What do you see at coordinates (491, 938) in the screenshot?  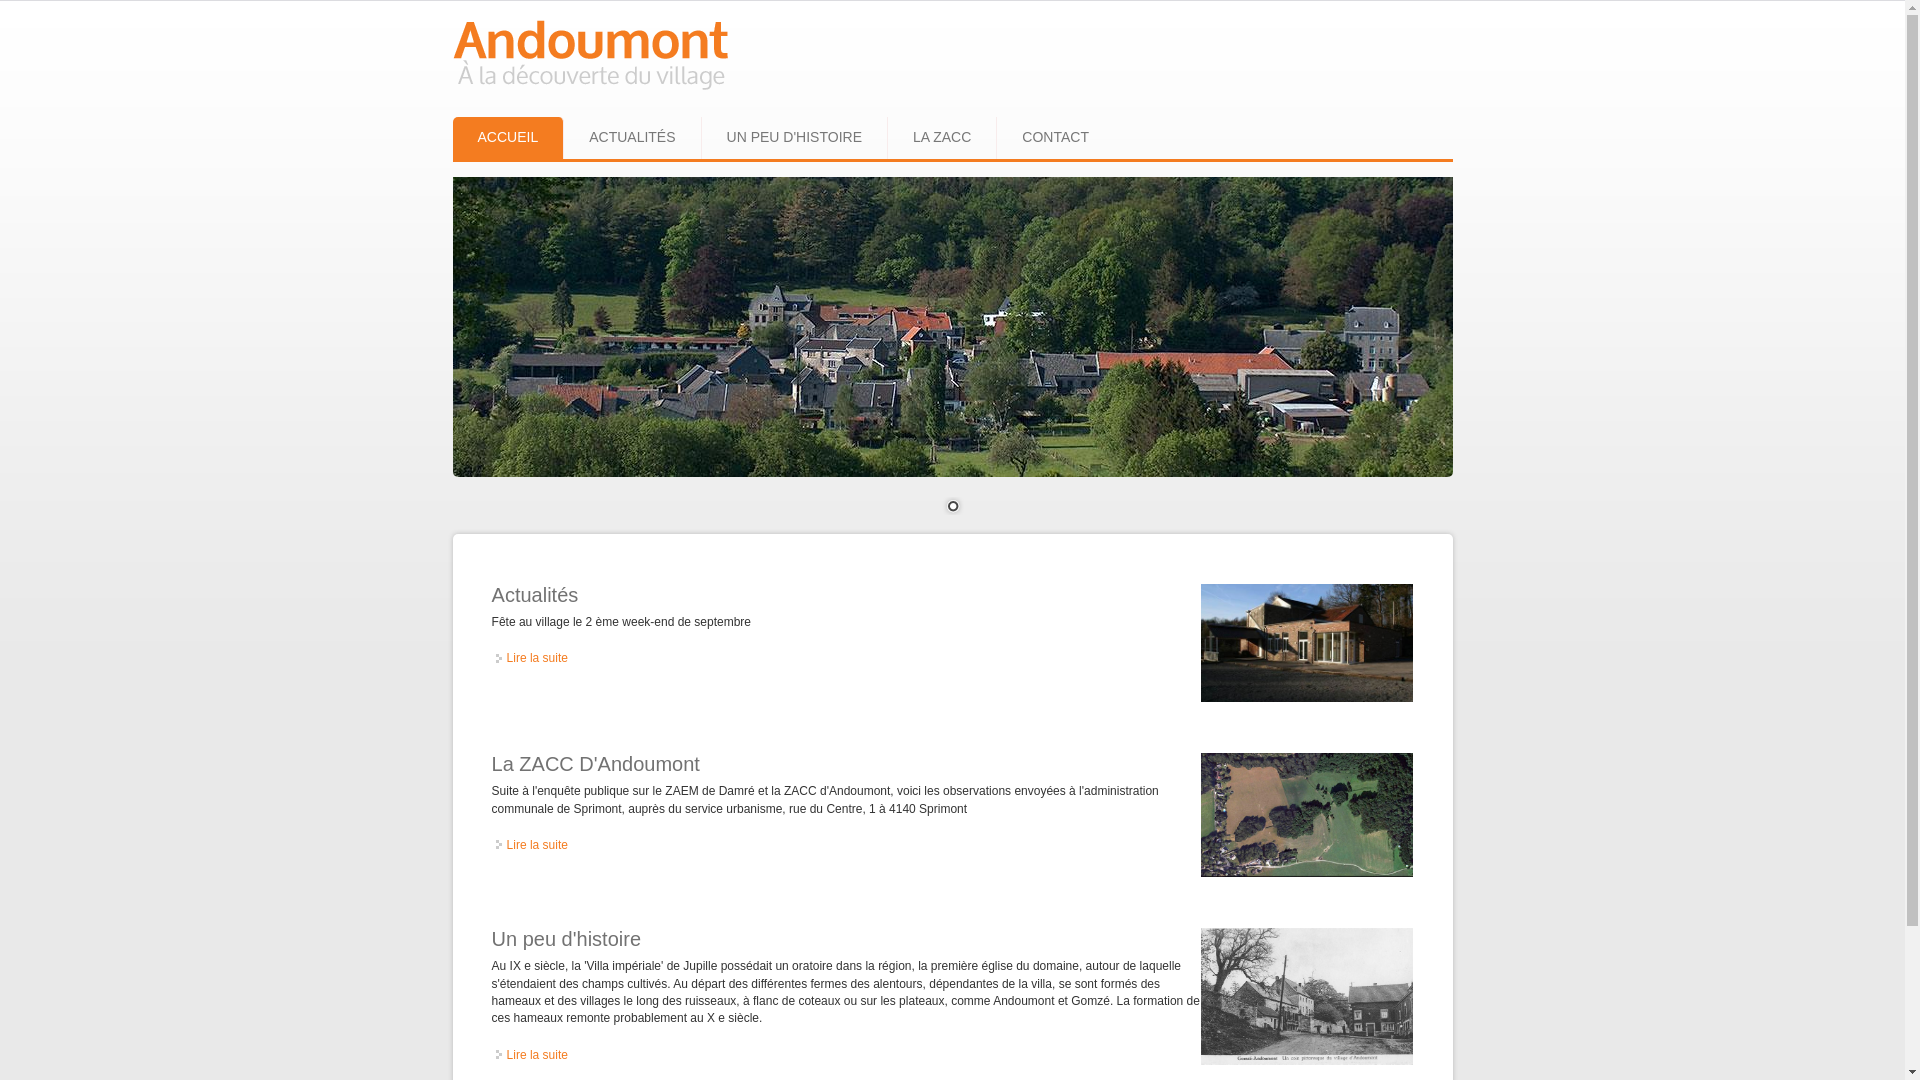 I see `'Un peu d'histoire'` at bounding box center [491, 938].